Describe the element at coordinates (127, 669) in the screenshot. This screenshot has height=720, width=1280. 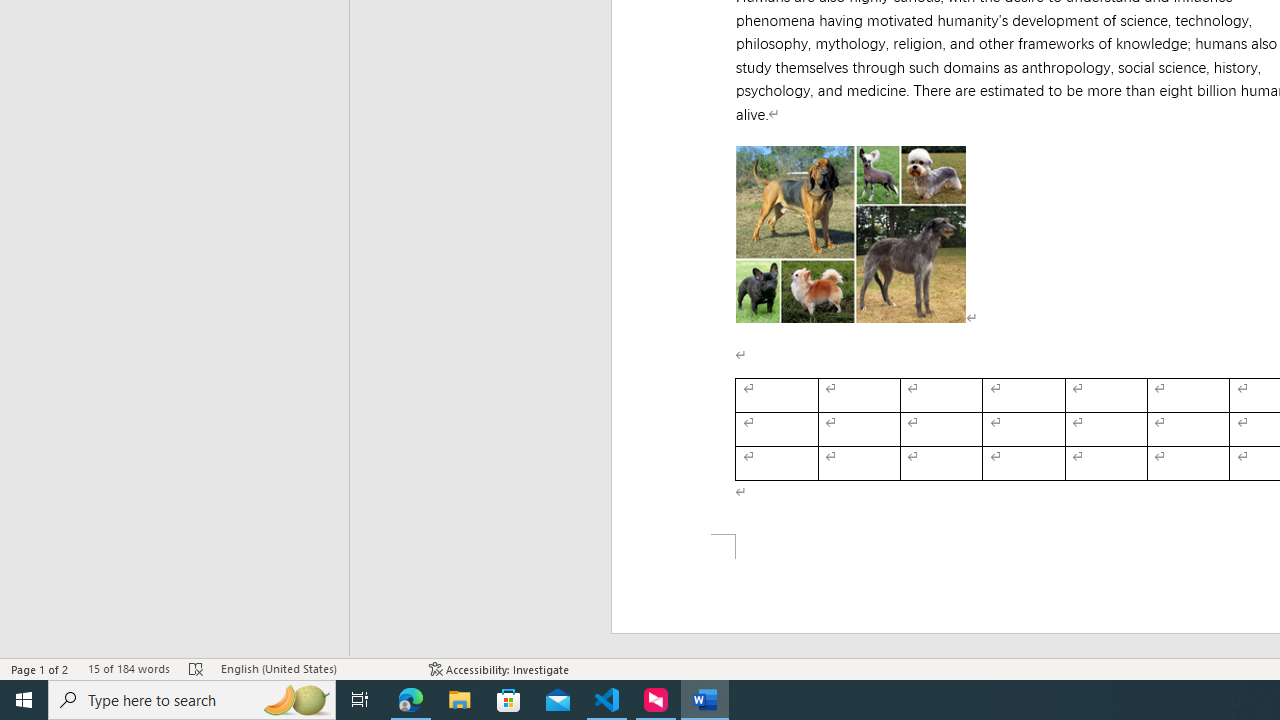
I see `'Word Count 15 of 184 words'` at that location.